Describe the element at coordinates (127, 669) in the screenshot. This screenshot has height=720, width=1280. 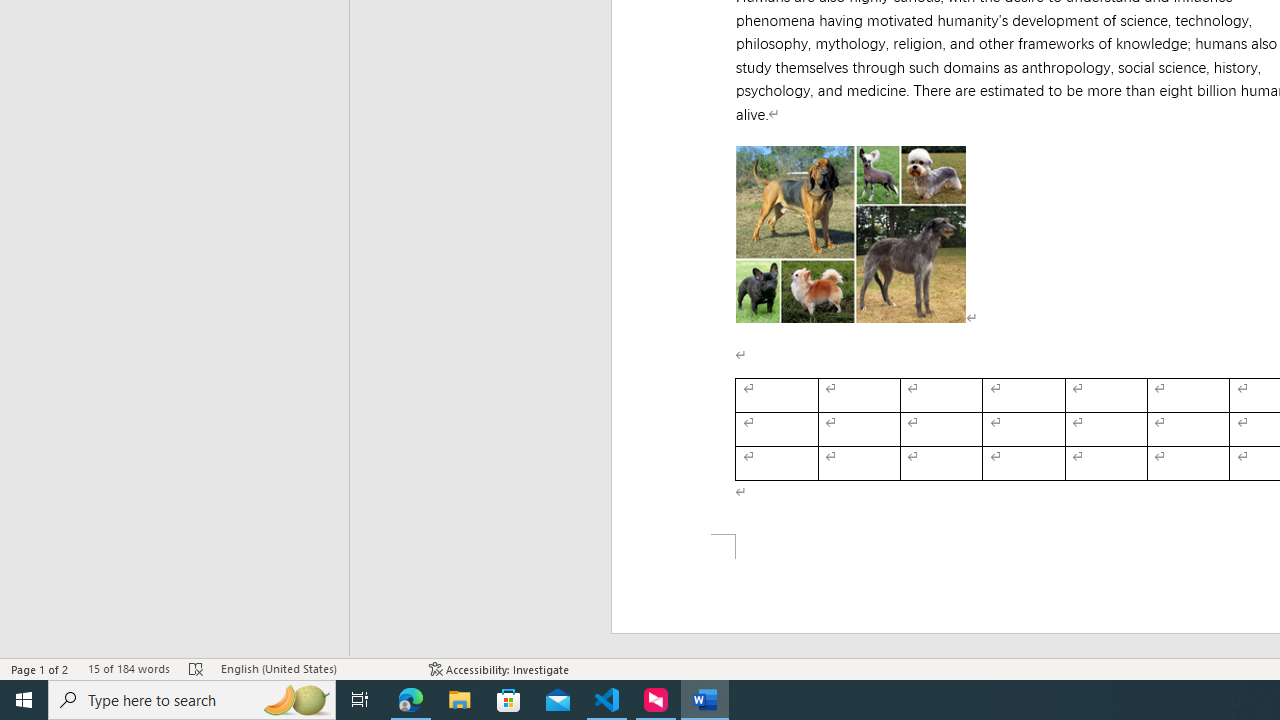
I see `'Word Count 15 of 184 words'` at that location.